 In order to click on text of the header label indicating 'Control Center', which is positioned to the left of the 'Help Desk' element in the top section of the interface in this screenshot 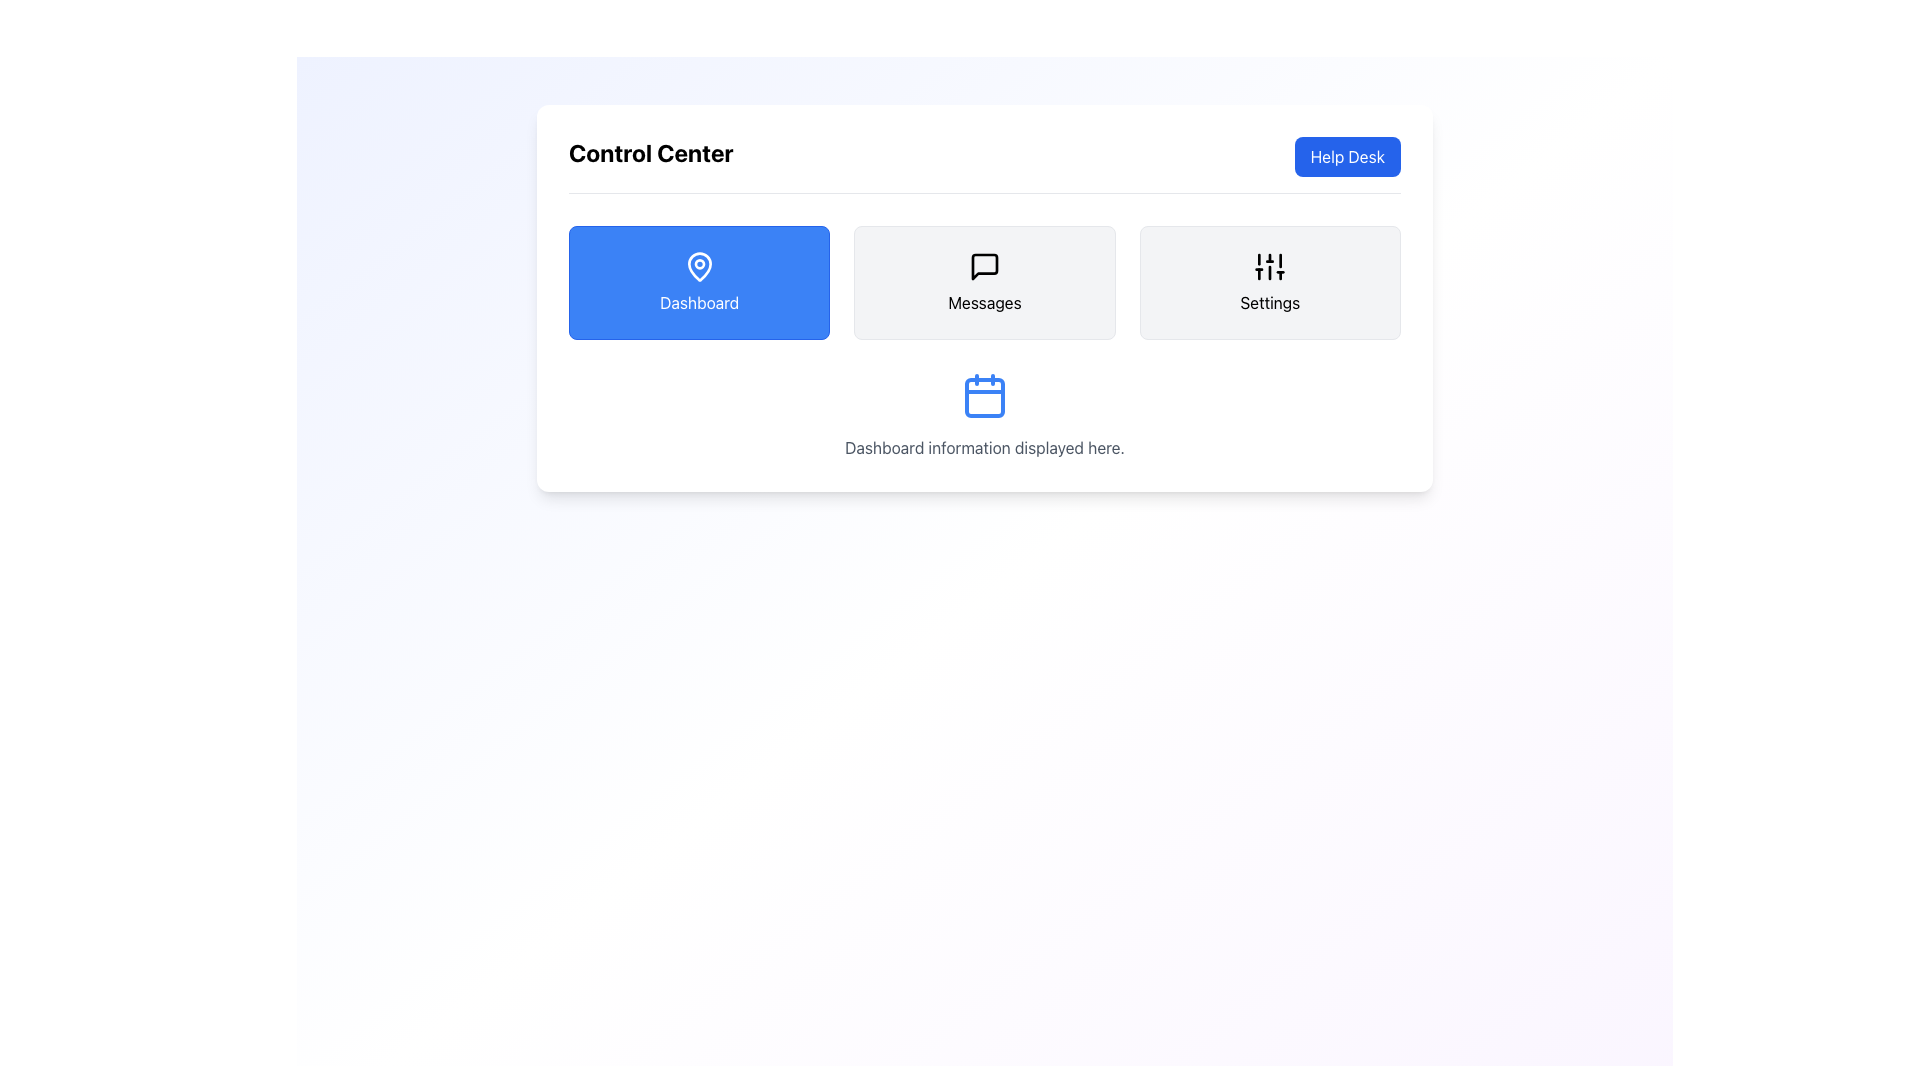, I will do `click(651, 156)`.